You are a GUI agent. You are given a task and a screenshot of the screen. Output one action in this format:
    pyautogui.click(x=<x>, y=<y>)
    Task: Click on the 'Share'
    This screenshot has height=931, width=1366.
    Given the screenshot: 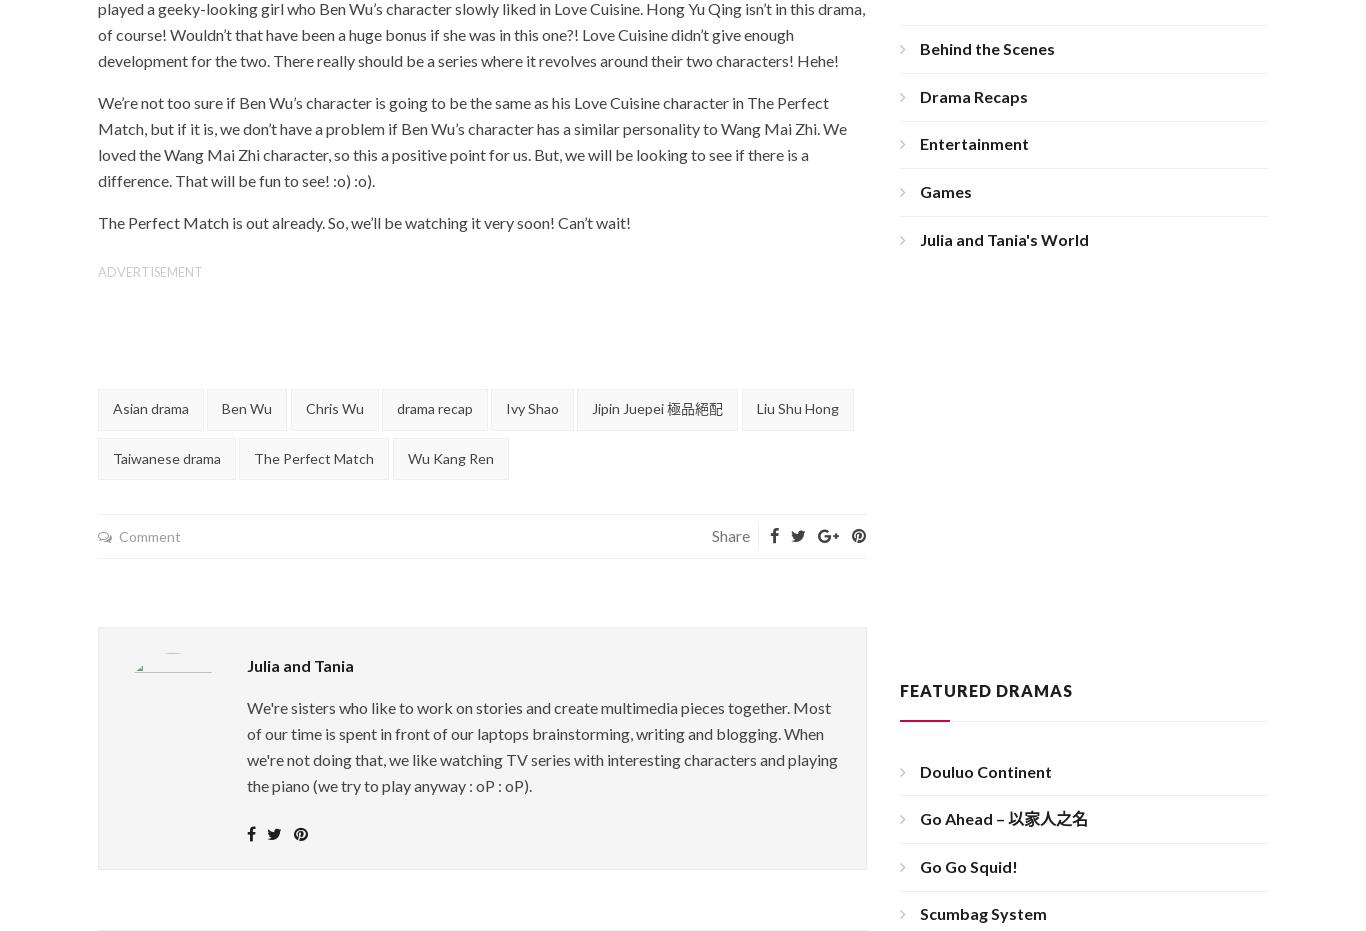 What is the action you would take?
    pyautogui.click(x=730, y=534)
    